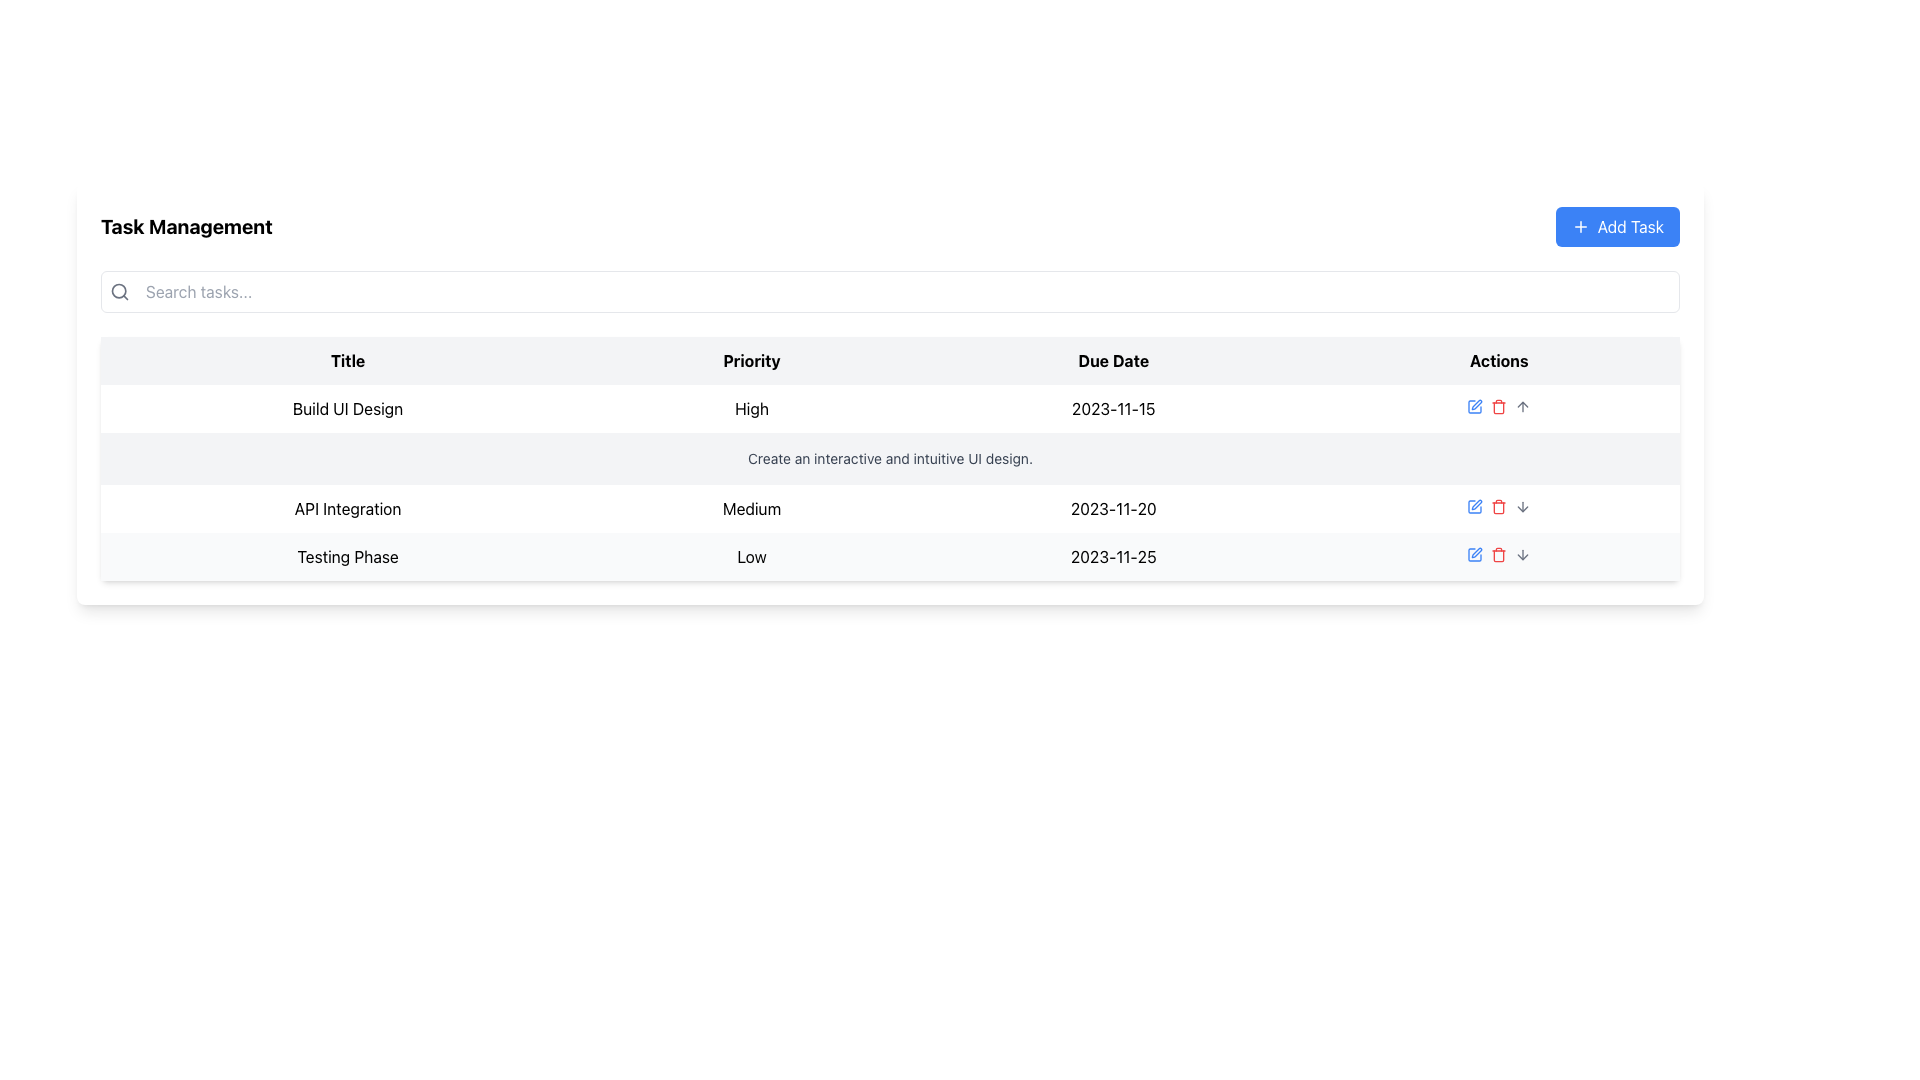  Describe the element at coordinates (1522, 406) in the screenshot. I see `the upward-pointing arrow icon in the 'Actions' column of the 'API Integration' task row` at that location.